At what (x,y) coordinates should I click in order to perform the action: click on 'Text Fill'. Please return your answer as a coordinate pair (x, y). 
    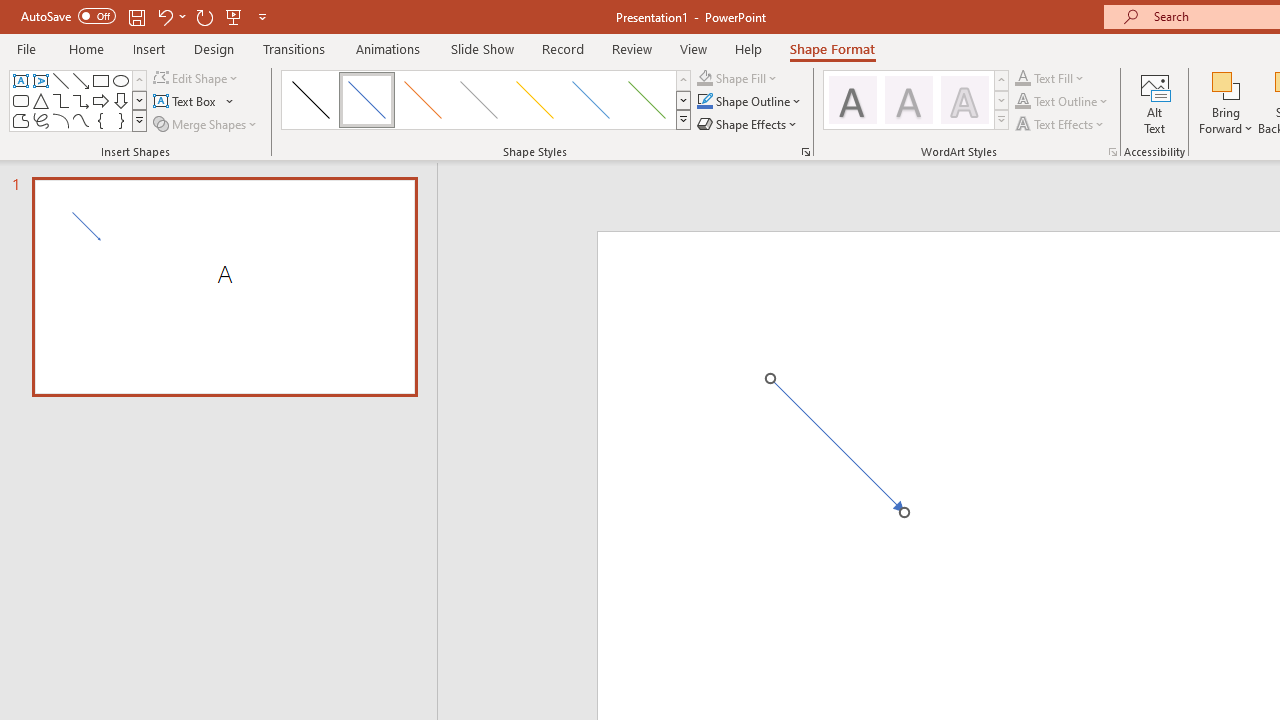
    Looking at the image, I should click on (1049, 77).